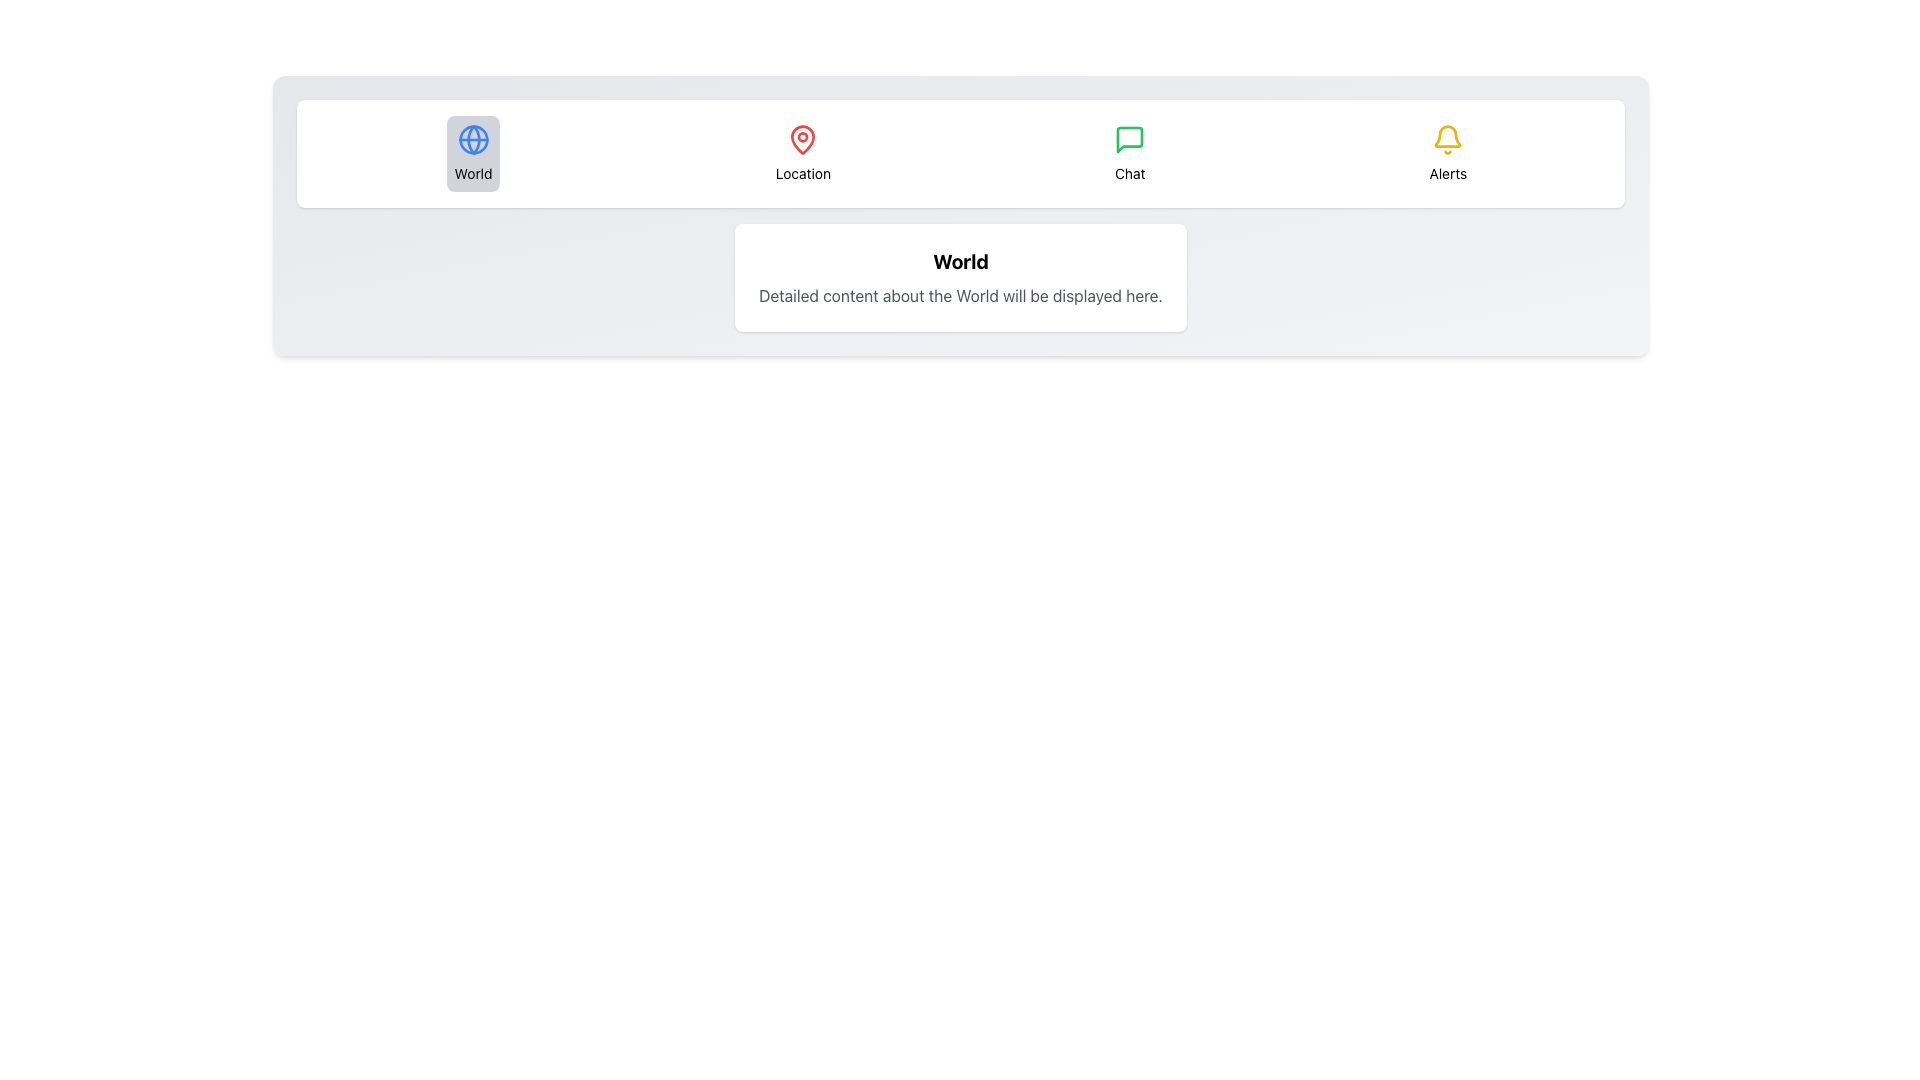  Describe the element at coordinates (1130, 138) in the screenshot. I see `the Chat icon in the top navigation bar, which represents the chat or messaging feature` at that location.